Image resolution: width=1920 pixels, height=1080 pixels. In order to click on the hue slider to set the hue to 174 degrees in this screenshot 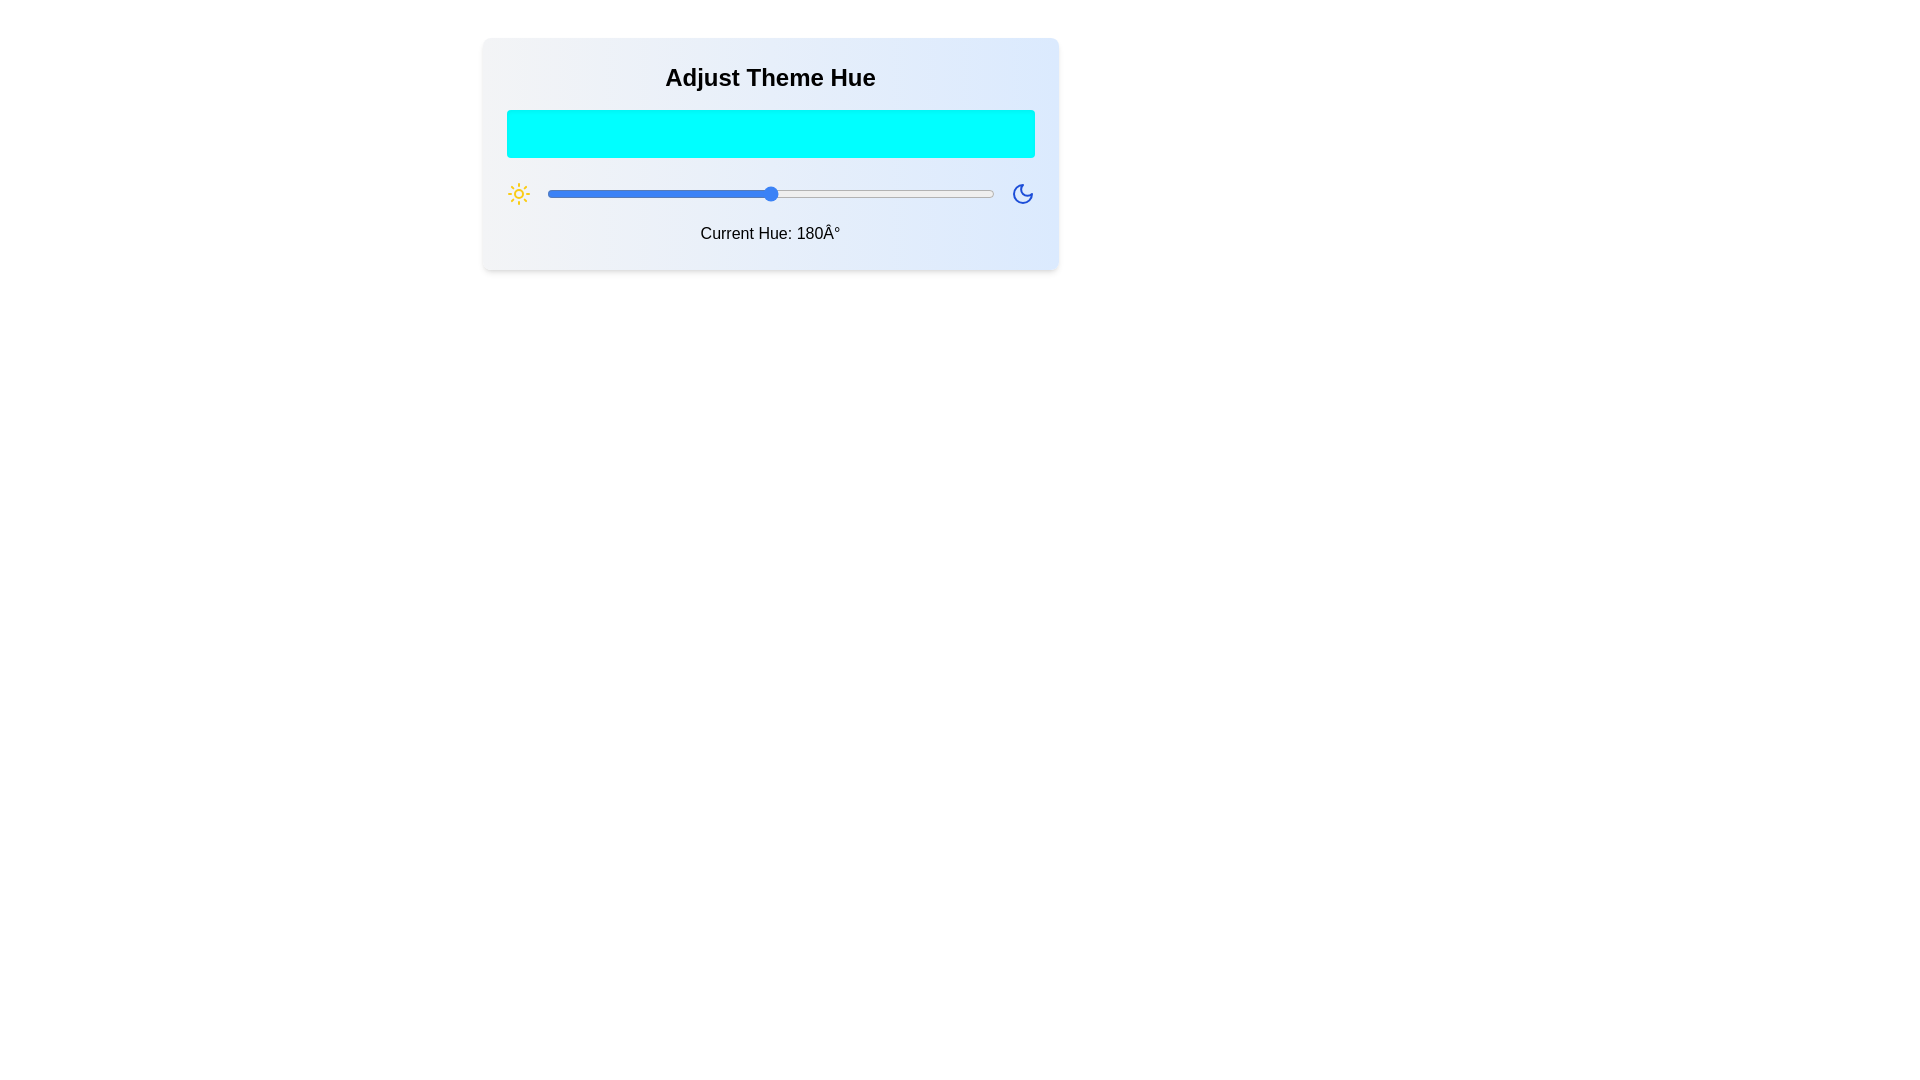, I will do `click(762, 193)`.